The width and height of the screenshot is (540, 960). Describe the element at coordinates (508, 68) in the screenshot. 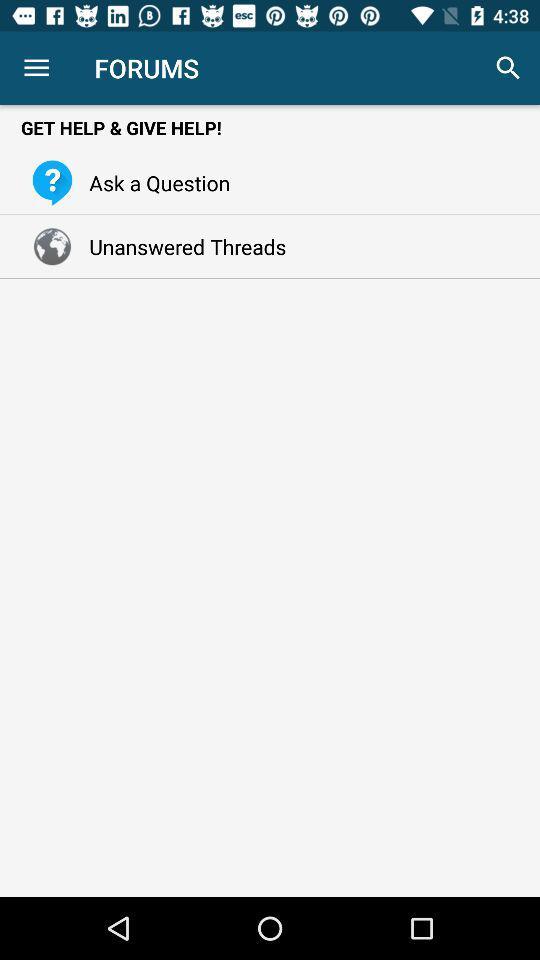

I see `icon to the right of the forums` at that location.